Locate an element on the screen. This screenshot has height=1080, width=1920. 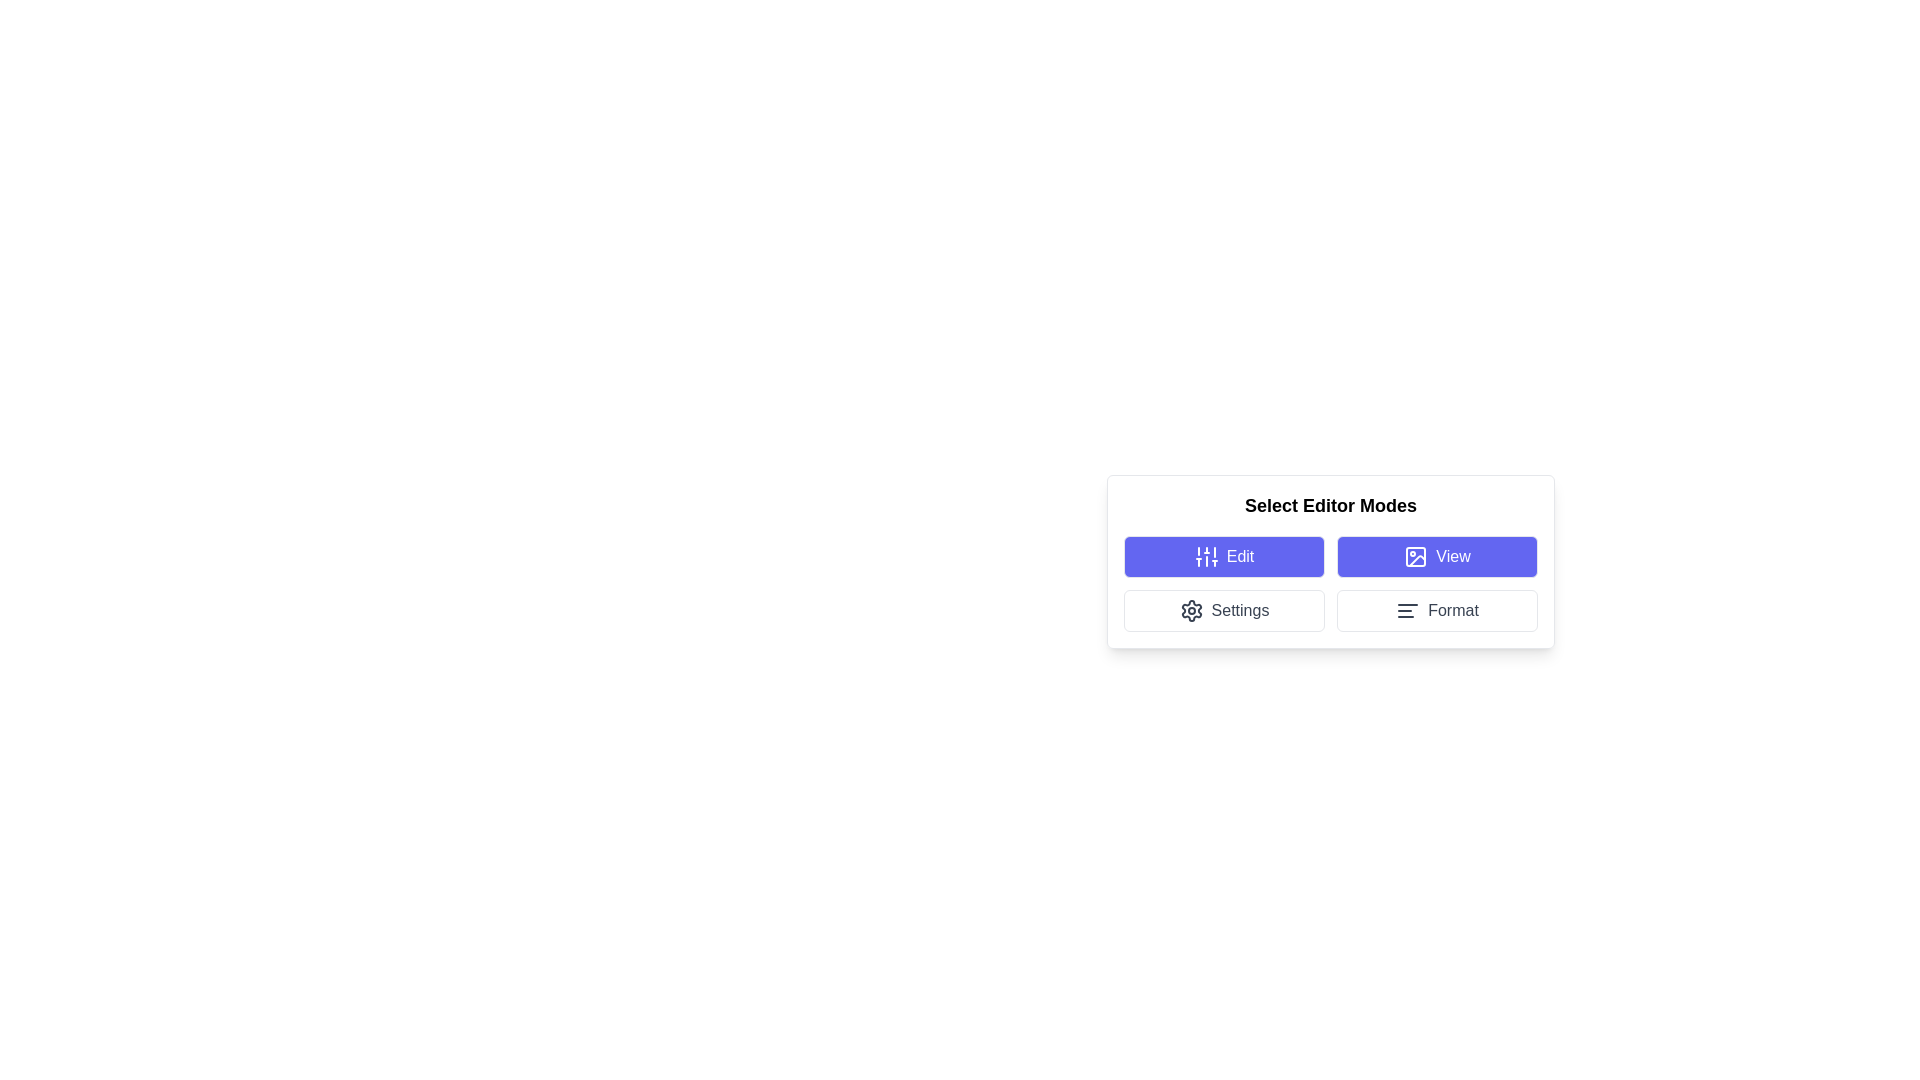
the 'Format' button located in the bottom-right corner of the settings options grid is located at coordinates (1436, 609).